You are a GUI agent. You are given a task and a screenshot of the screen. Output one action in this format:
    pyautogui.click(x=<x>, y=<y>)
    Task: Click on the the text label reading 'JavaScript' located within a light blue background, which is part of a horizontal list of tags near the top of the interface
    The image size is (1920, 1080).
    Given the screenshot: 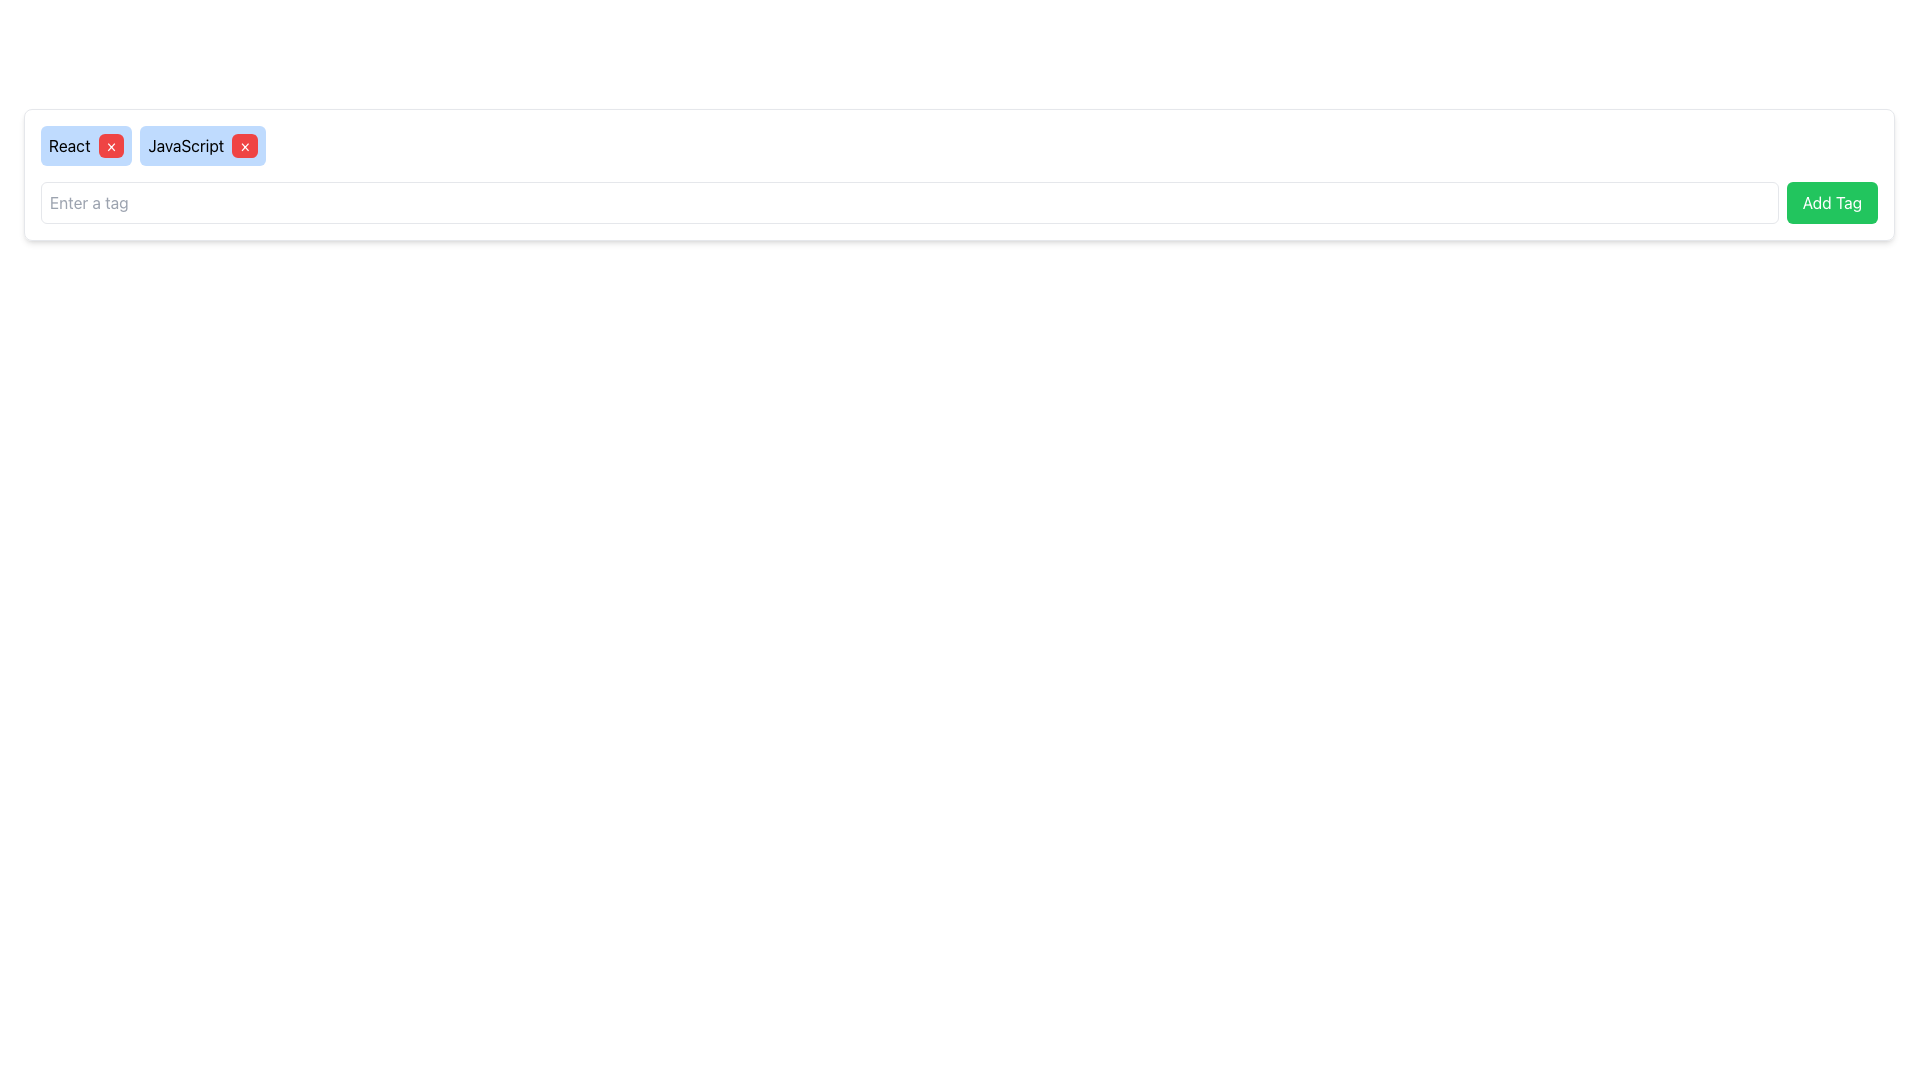 What is the action you would take?
    pyautogui.click(x=186, y=145)
    